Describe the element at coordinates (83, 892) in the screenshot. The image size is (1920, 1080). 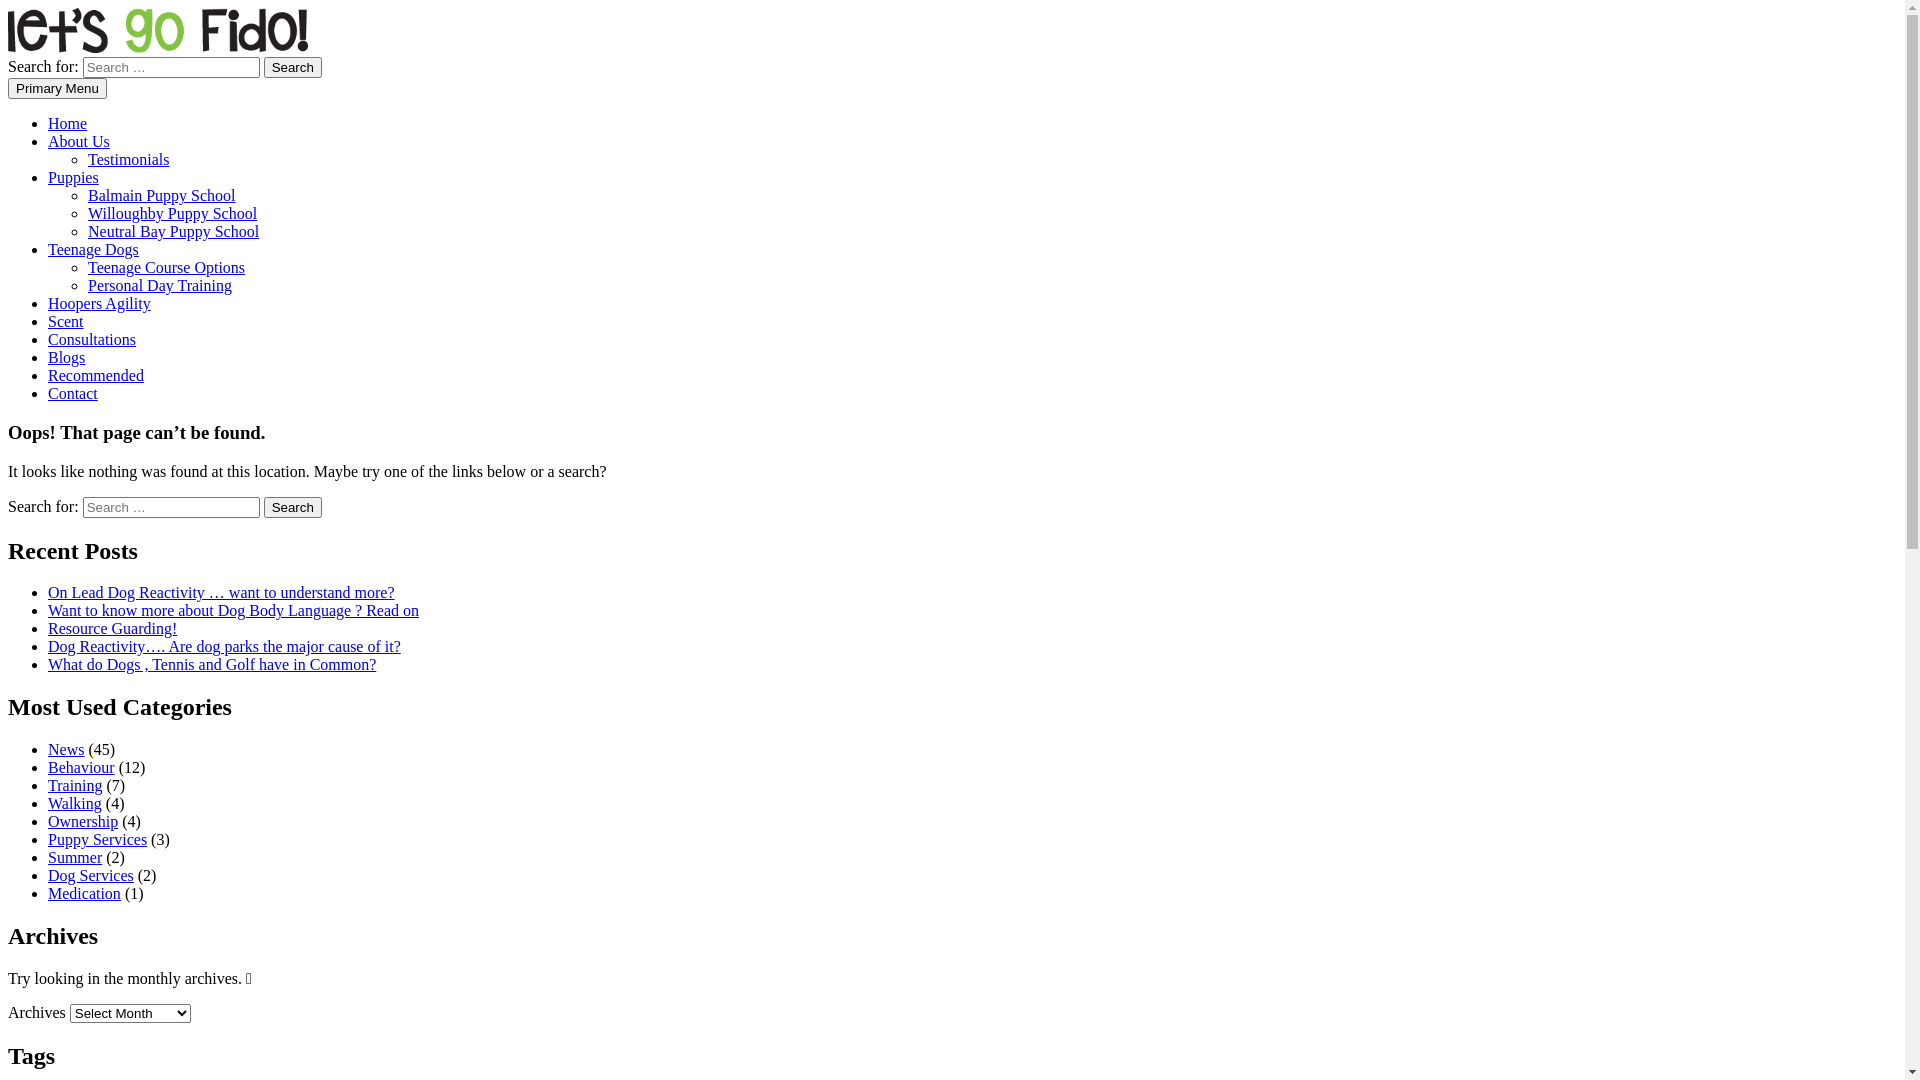
I see `'Medication'` at that location.